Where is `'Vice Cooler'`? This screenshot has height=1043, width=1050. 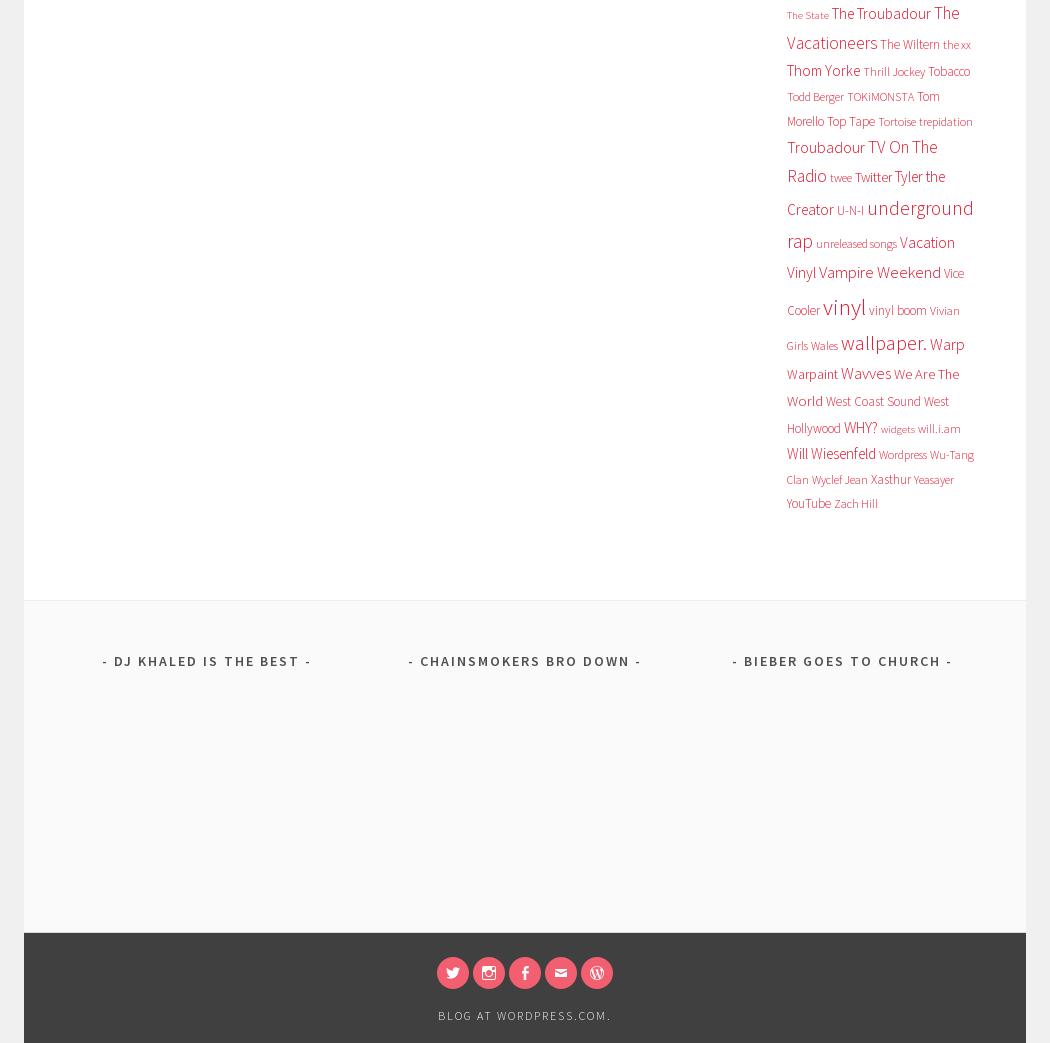 'Vice Cooler' is located at coordinates (873, 290).